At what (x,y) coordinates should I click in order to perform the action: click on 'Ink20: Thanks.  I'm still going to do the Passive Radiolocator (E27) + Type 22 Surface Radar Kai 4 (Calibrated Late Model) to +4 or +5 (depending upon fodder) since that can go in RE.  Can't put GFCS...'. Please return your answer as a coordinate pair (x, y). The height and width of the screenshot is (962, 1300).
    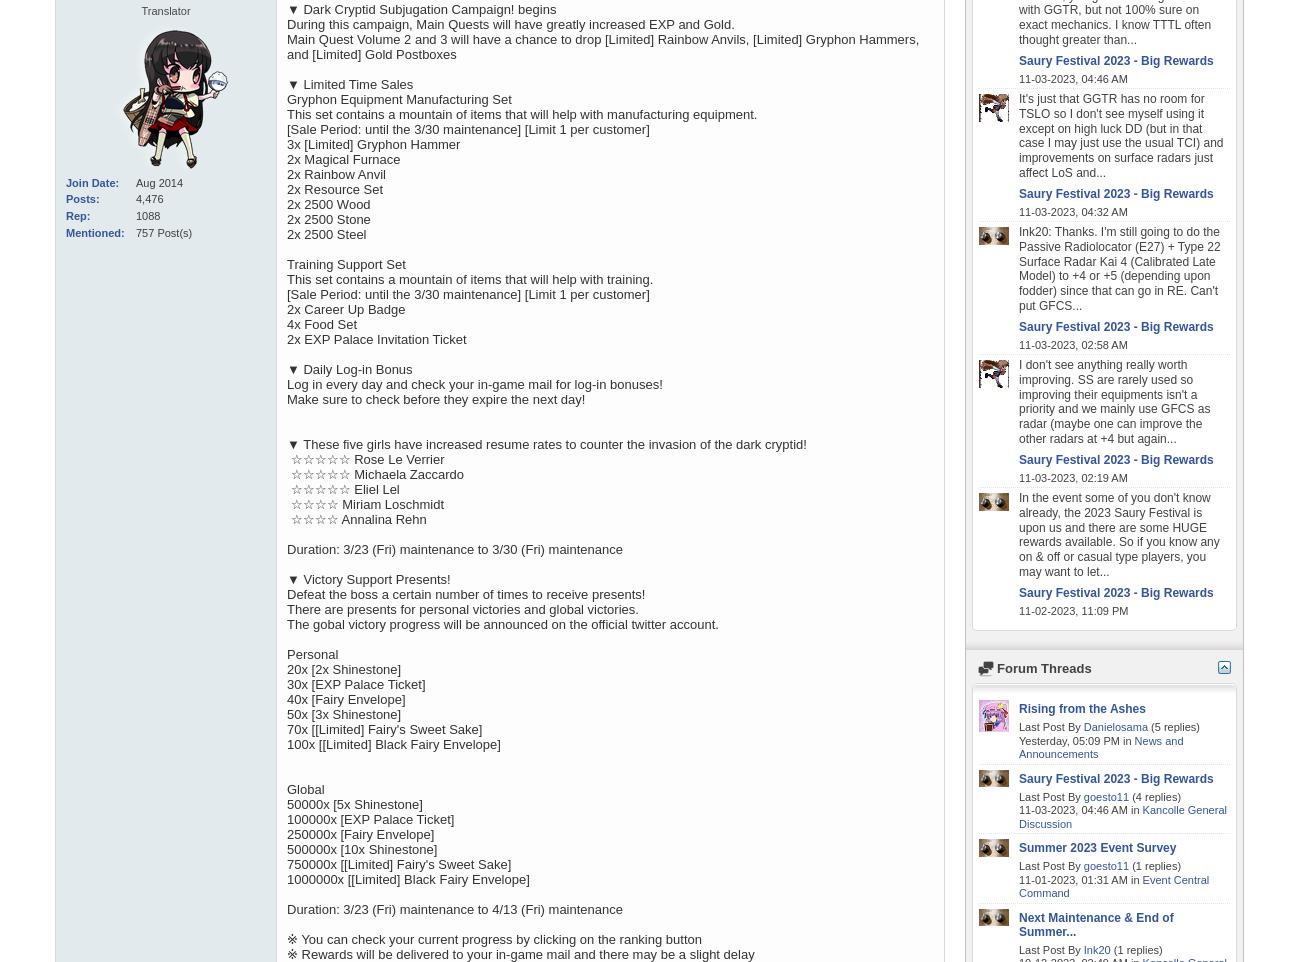
    Looking at the image, I should click on (1017, 268).